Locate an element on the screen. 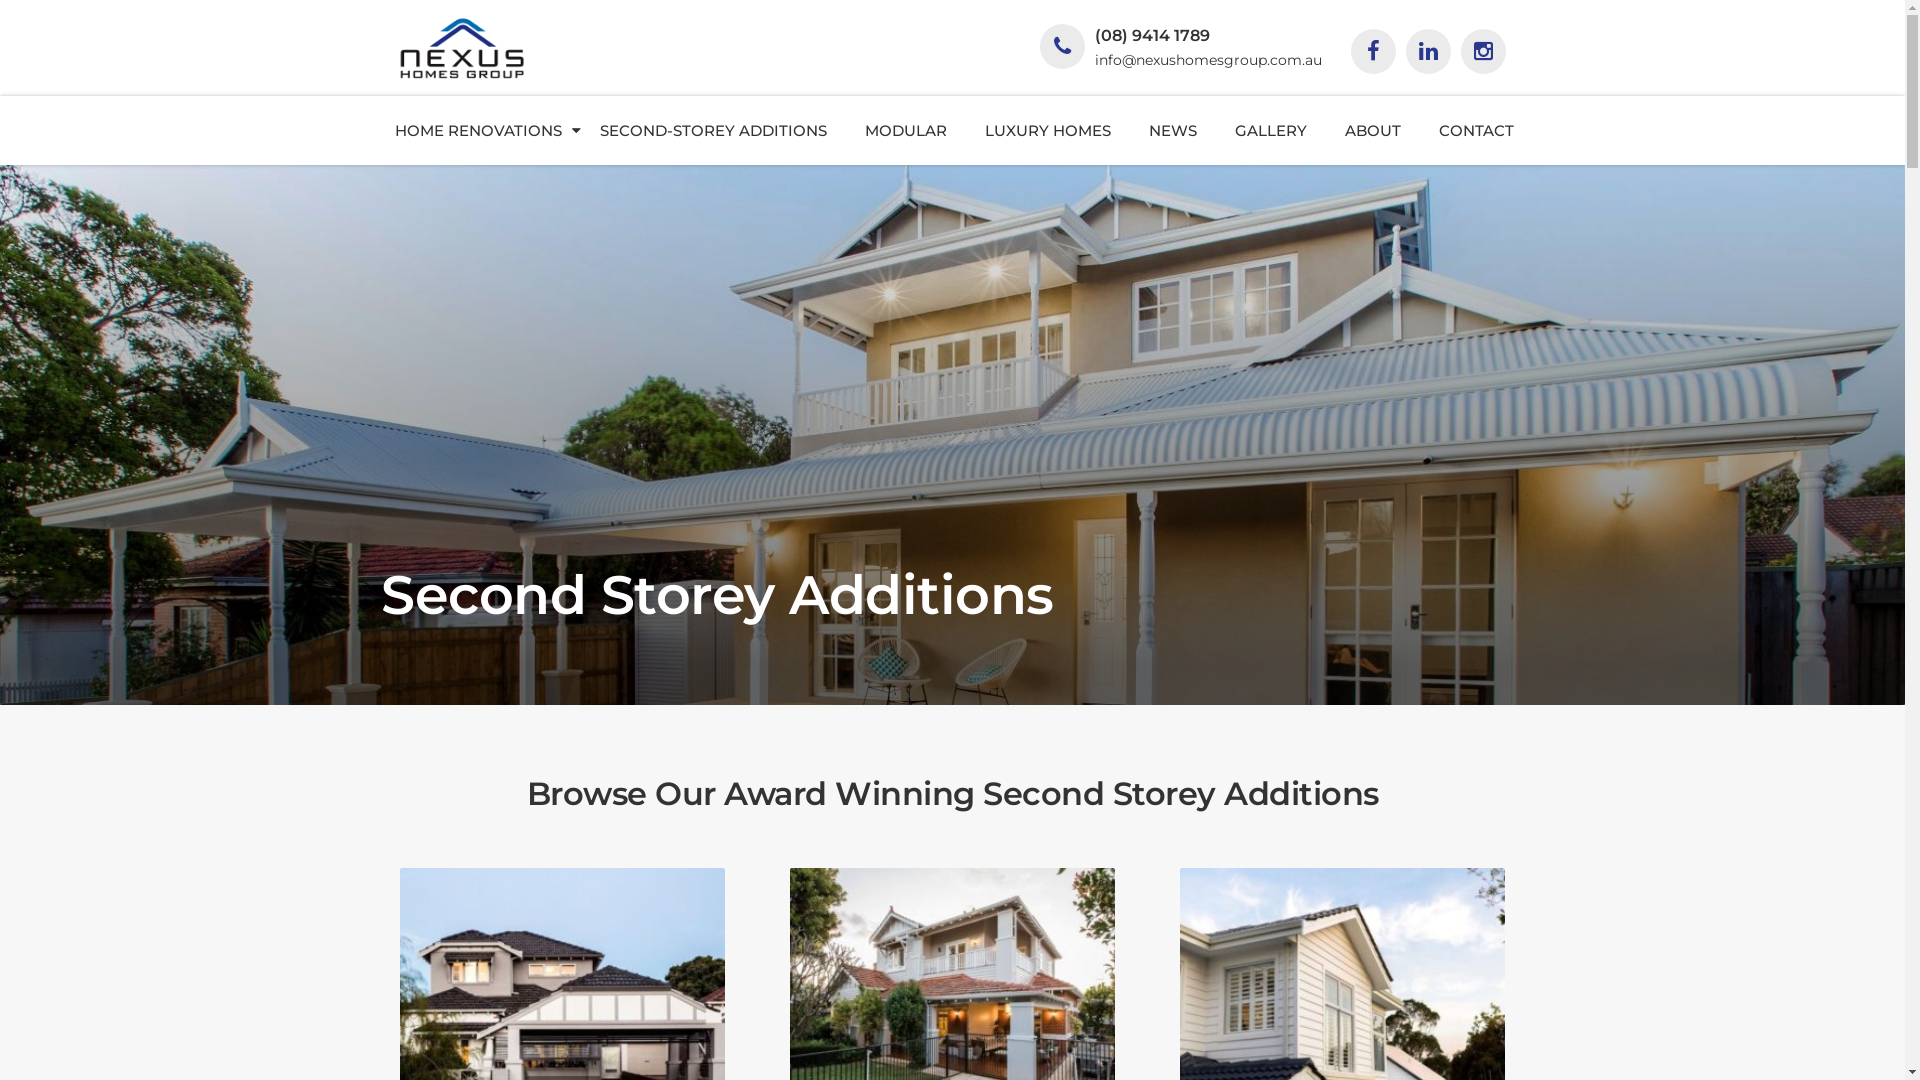 This screenshot has height=1080, width=1920. 'LUXURY HOMES' is located at coordinates (1046, 130).